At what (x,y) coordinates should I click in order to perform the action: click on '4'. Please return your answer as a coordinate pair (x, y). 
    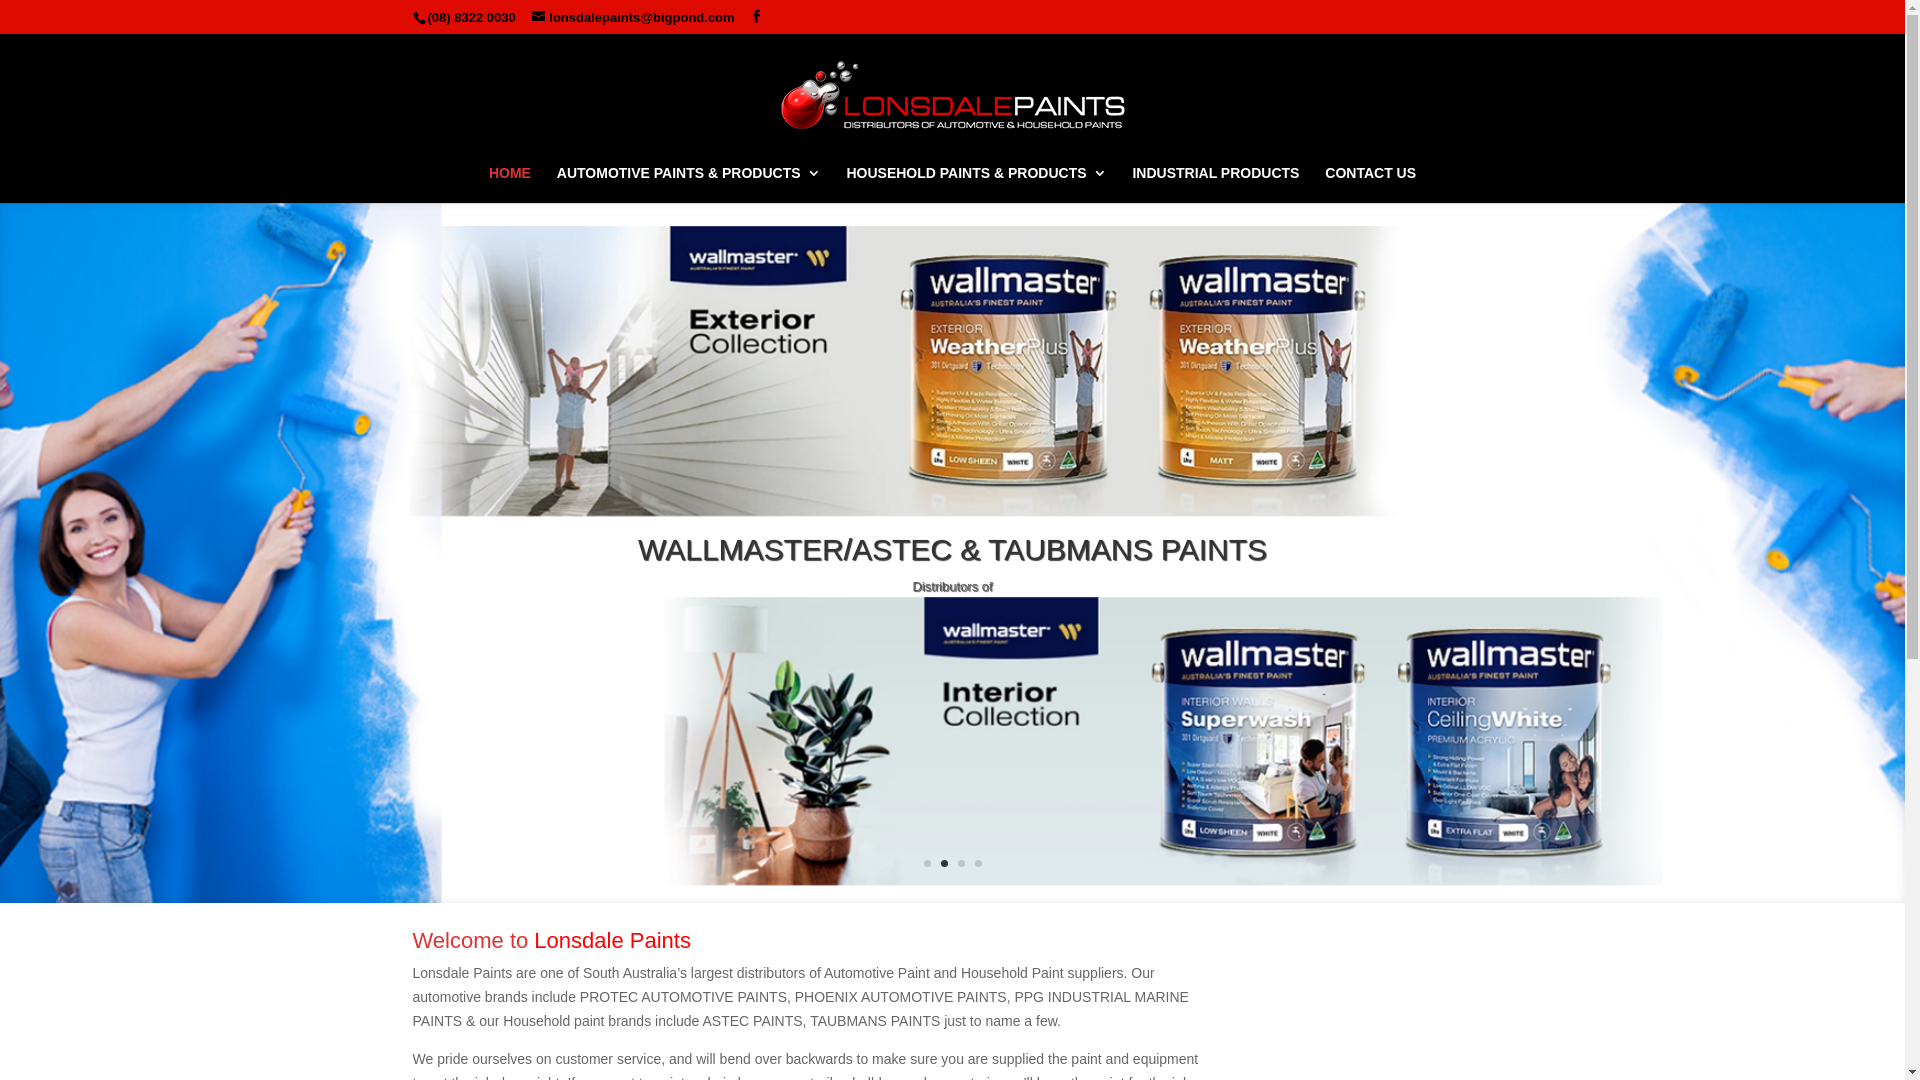
    Looking at the image, I should click on (977, 862).